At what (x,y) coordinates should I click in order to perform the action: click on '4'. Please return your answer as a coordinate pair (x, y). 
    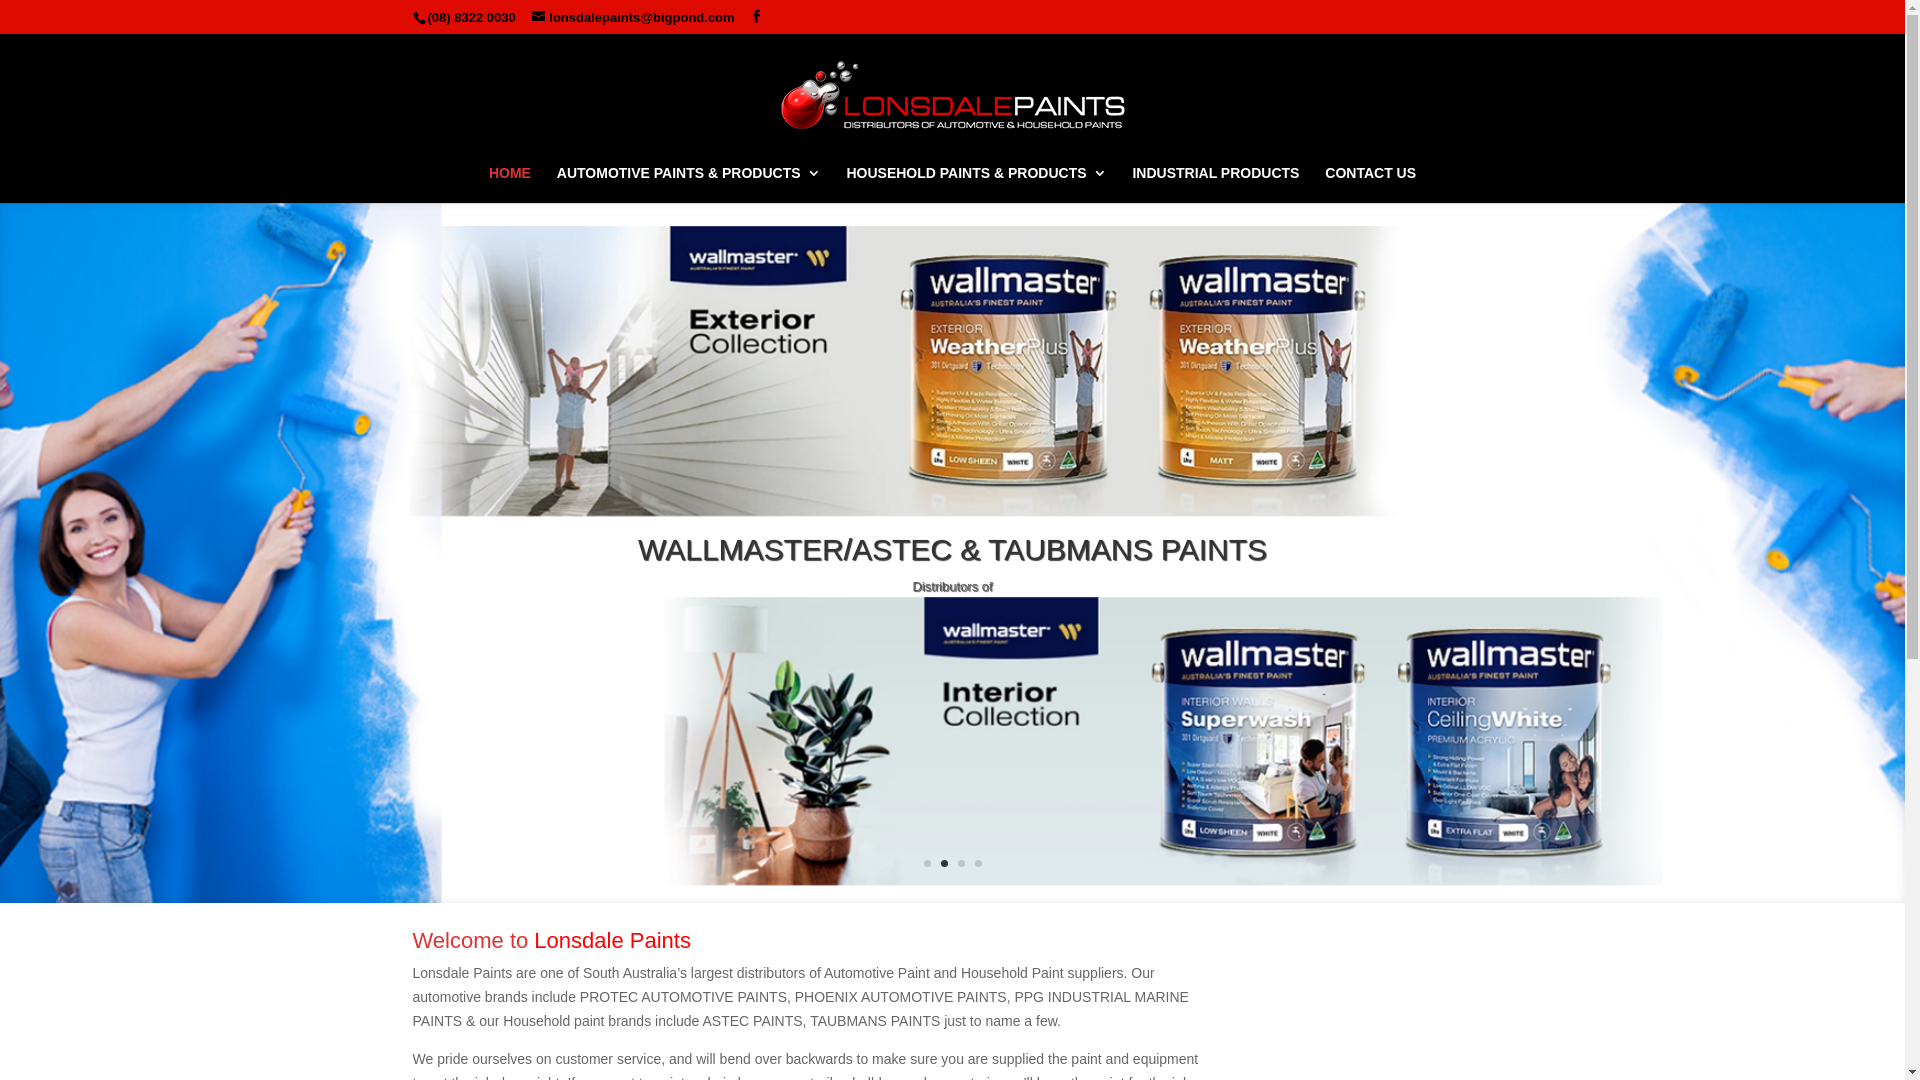
    Looking at the image, I should click on (977, 862).